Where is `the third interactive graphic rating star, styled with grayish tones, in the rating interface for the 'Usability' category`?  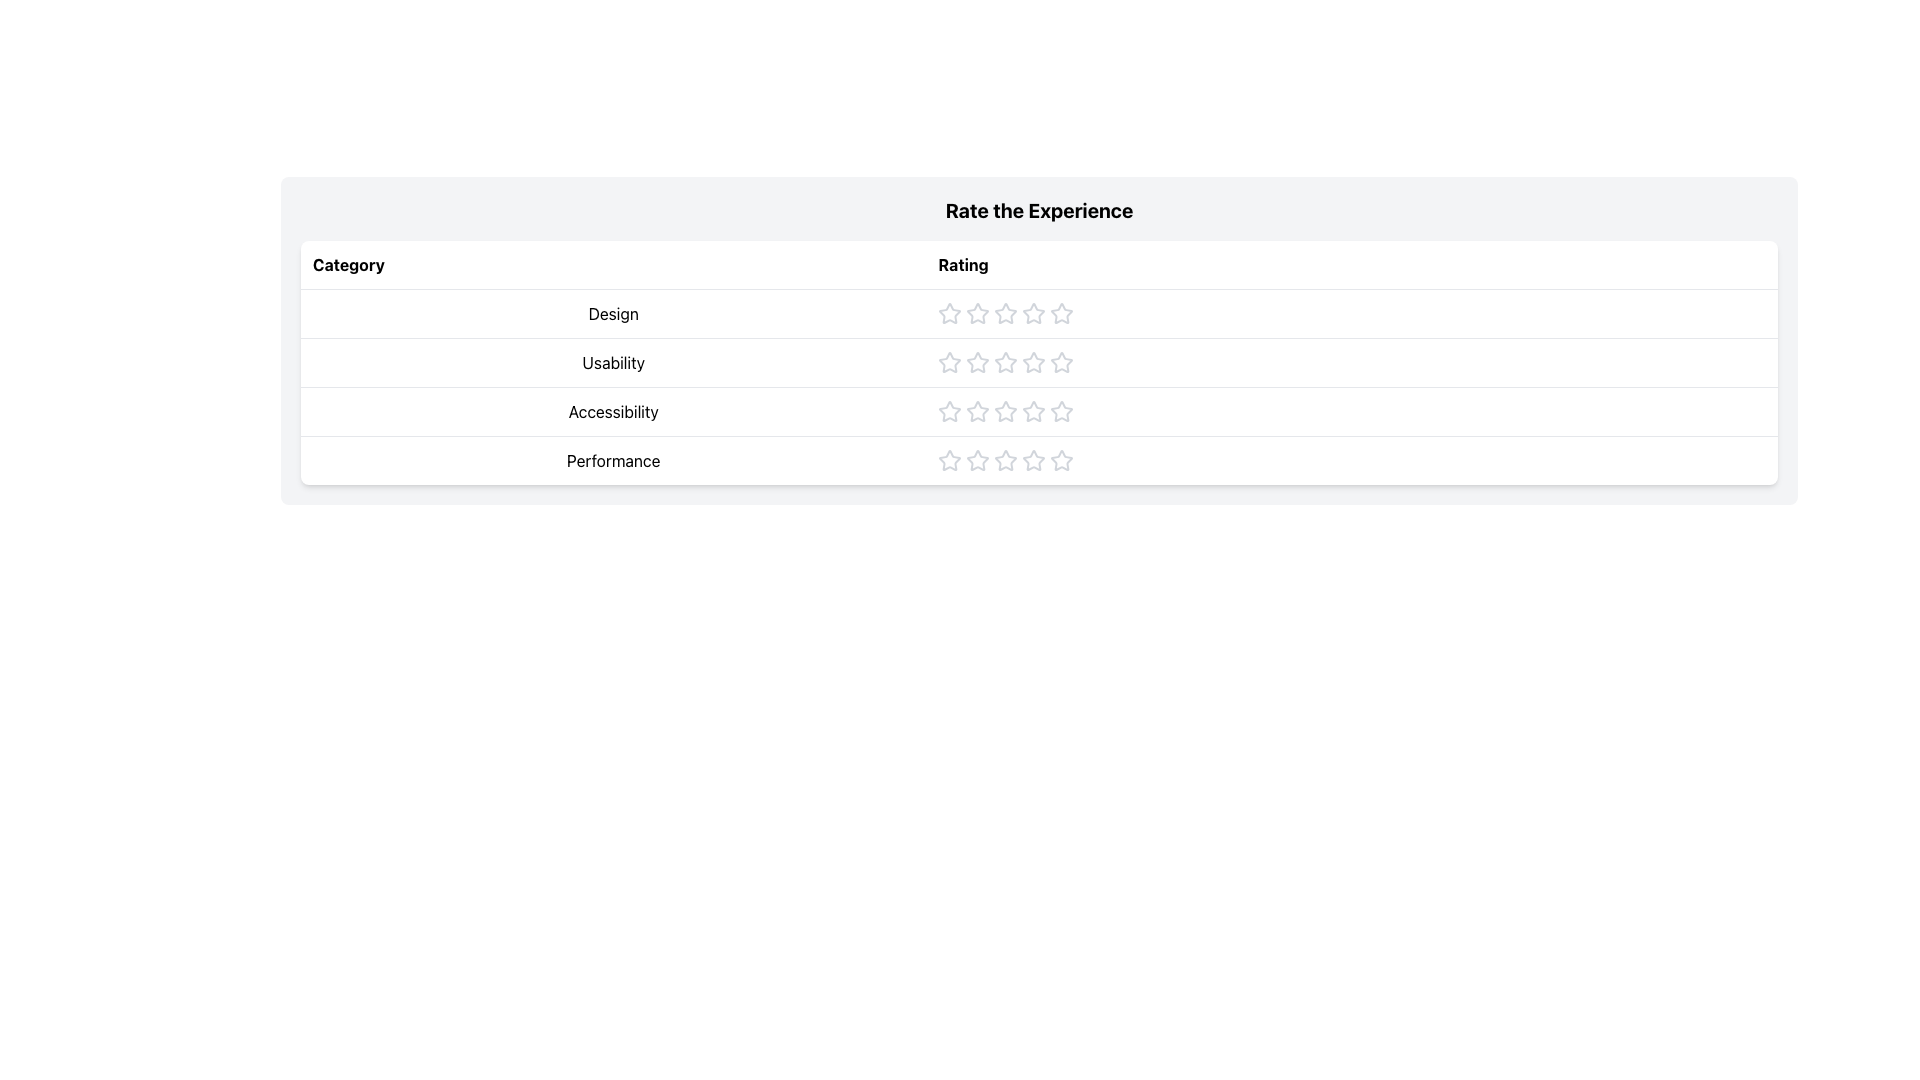
the third interactive graphic rating star, styled with grayish tones, in the rating interface for the 'Usability' category is located at coordinates (1006, 362).